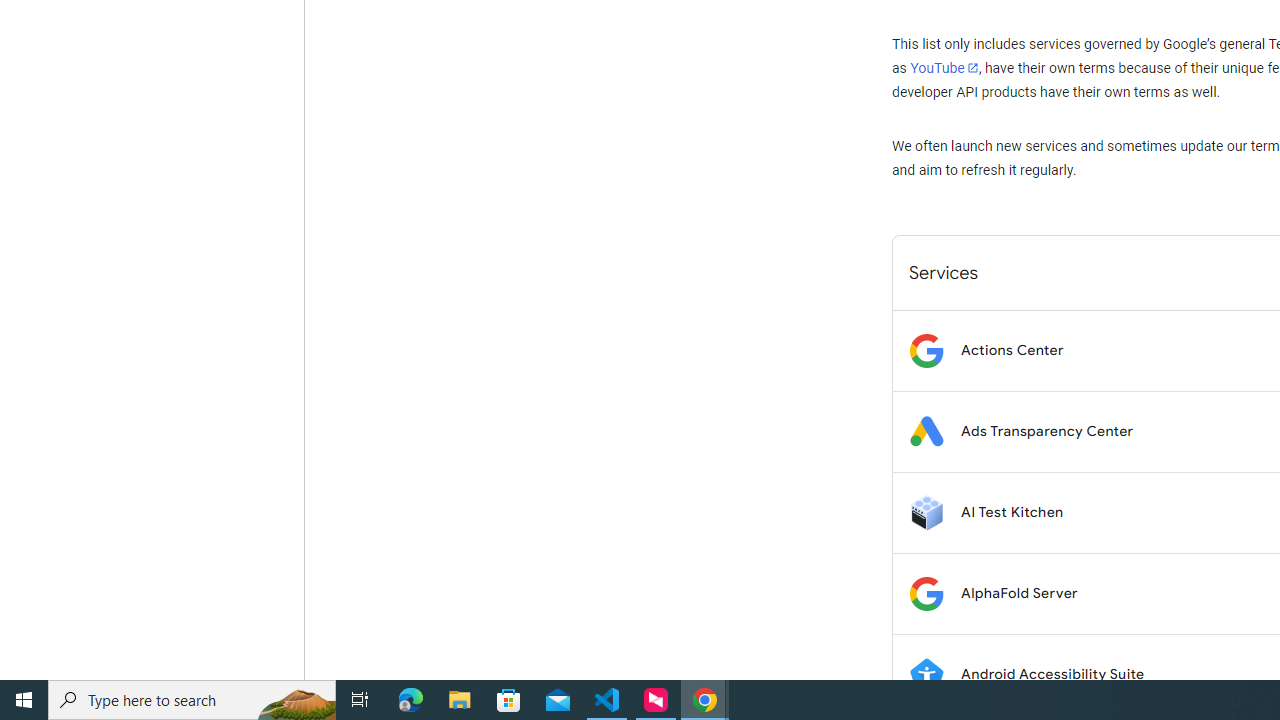 The width and height of the screenshot is (1280, 720). Describe the element at coordinates (925, 349) in the screenshot. I see `'Logo for Actions Center'` at that location.